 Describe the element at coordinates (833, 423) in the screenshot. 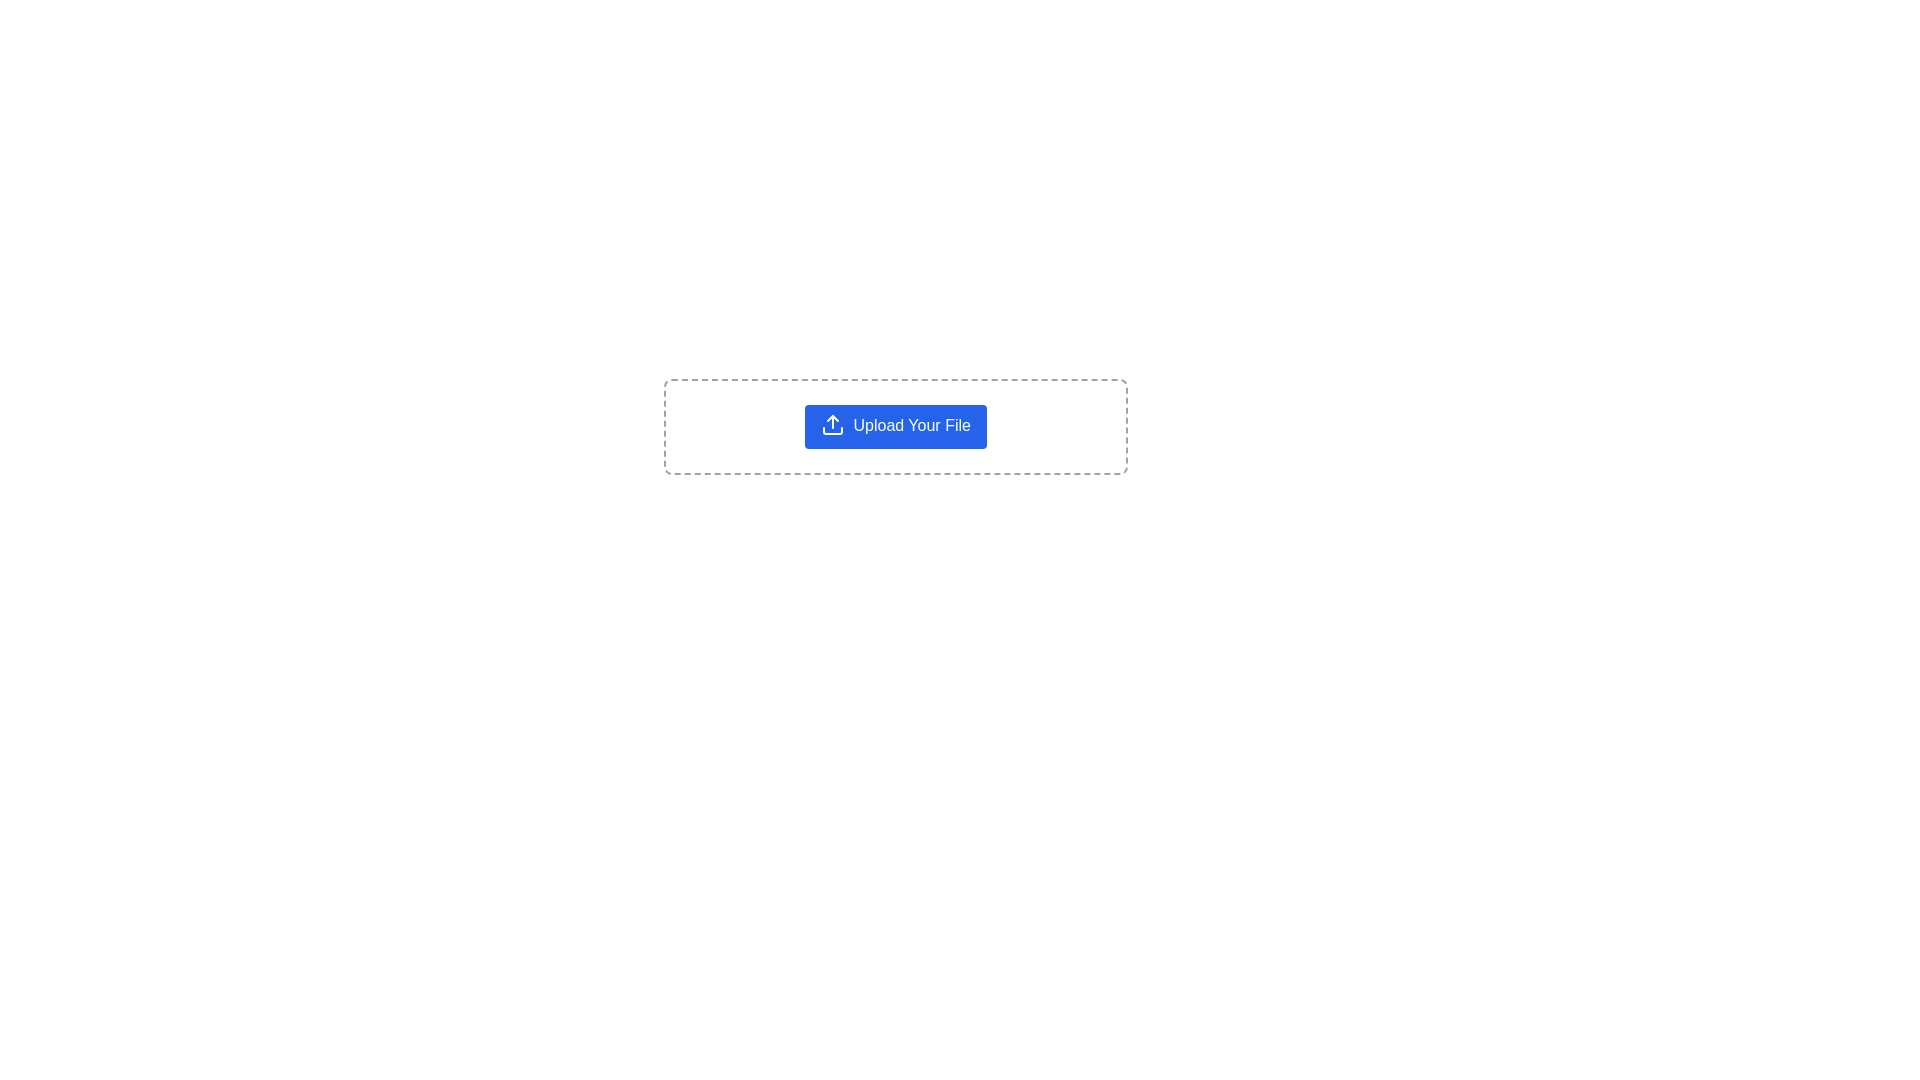

I see `the 'Upload Your File' button by clicking on the upward arrow icon, which is visually represented as a simplistic blue background with white strokes` at that location.